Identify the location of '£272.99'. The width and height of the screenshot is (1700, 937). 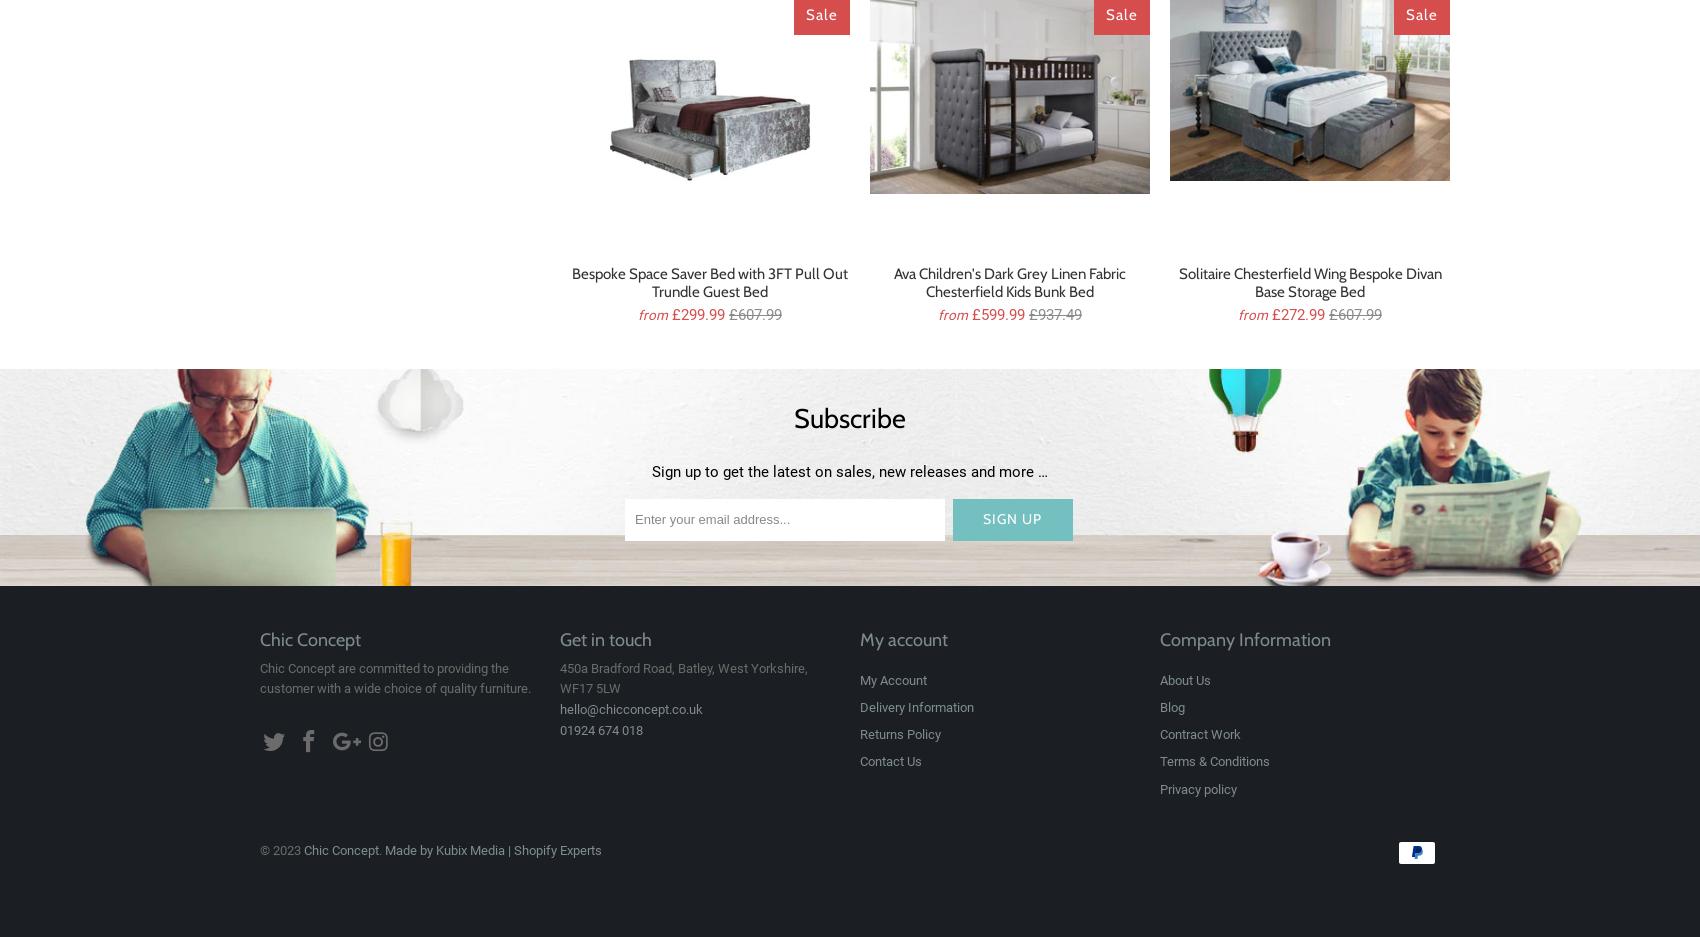
(1270, 312).